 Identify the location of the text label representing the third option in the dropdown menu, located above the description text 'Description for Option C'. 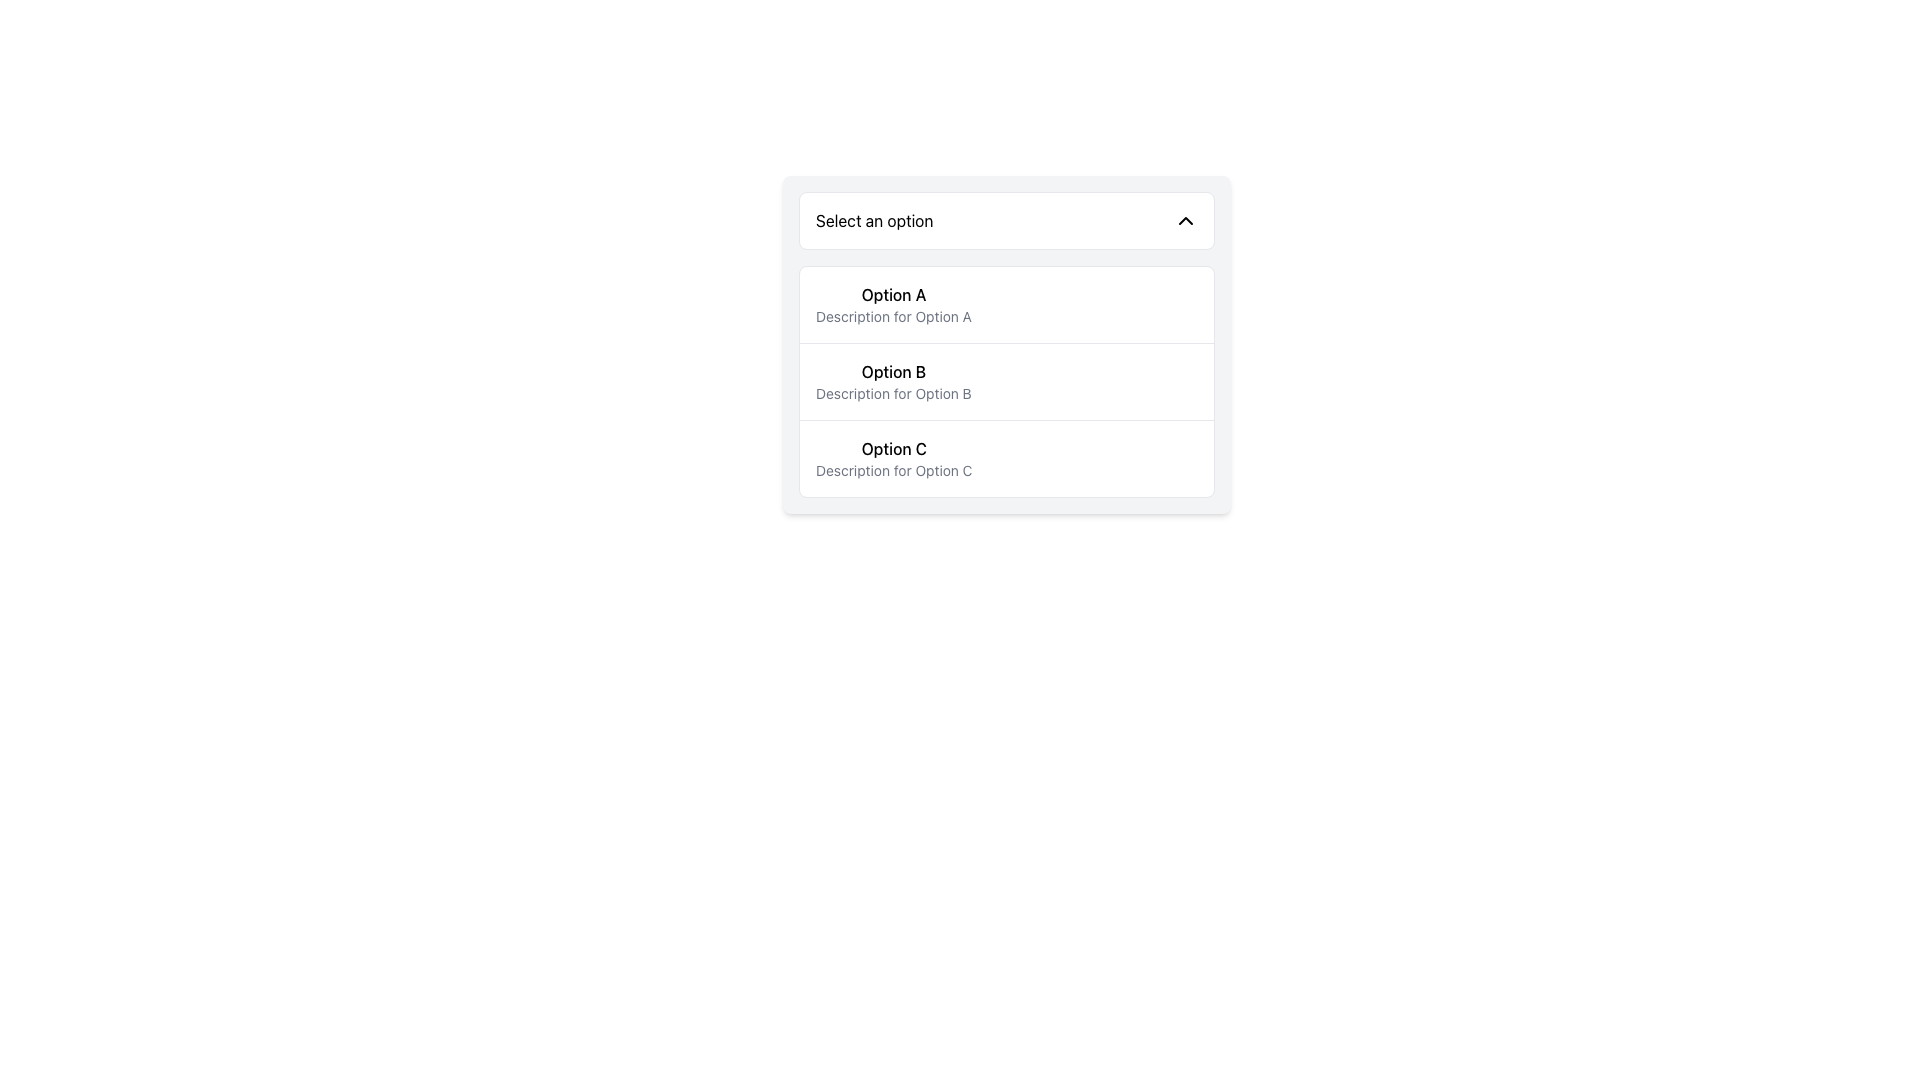
(893, 447).